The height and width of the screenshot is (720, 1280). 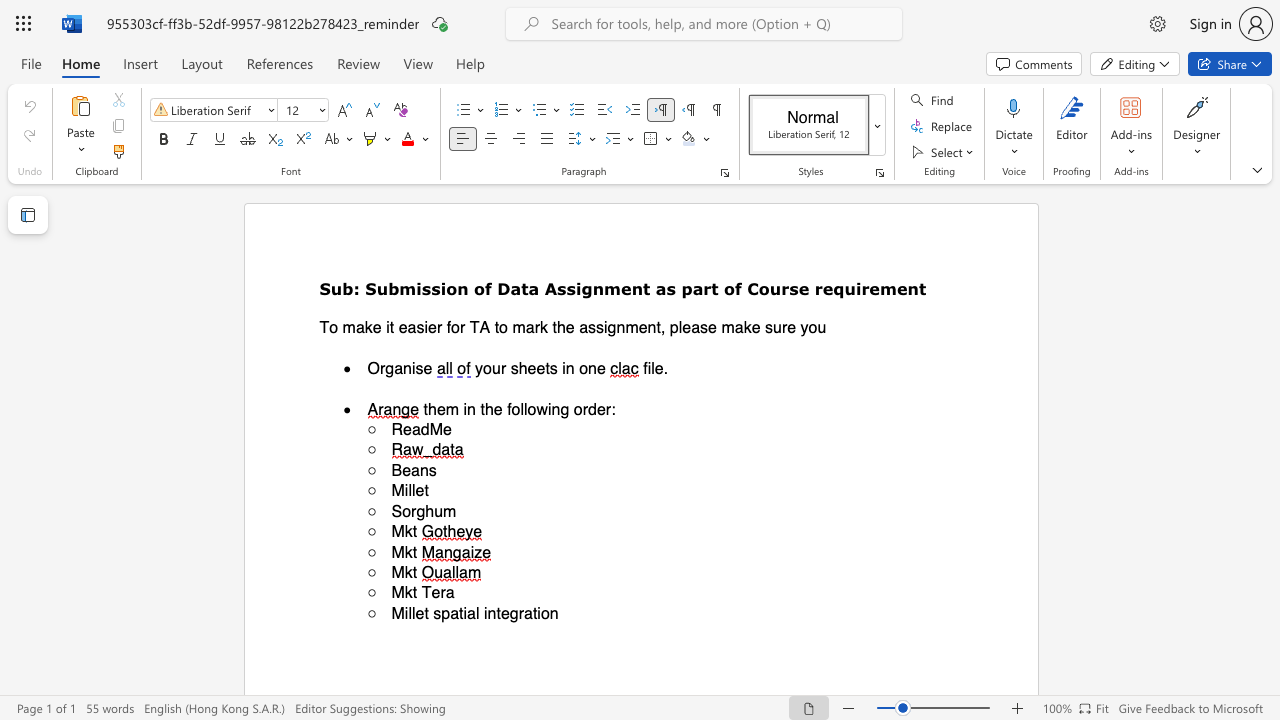 What do you see at coordinates (531, 368) in the screenshot?
I see `the 1th character "e" in the text` at bounding box center [531, 368].